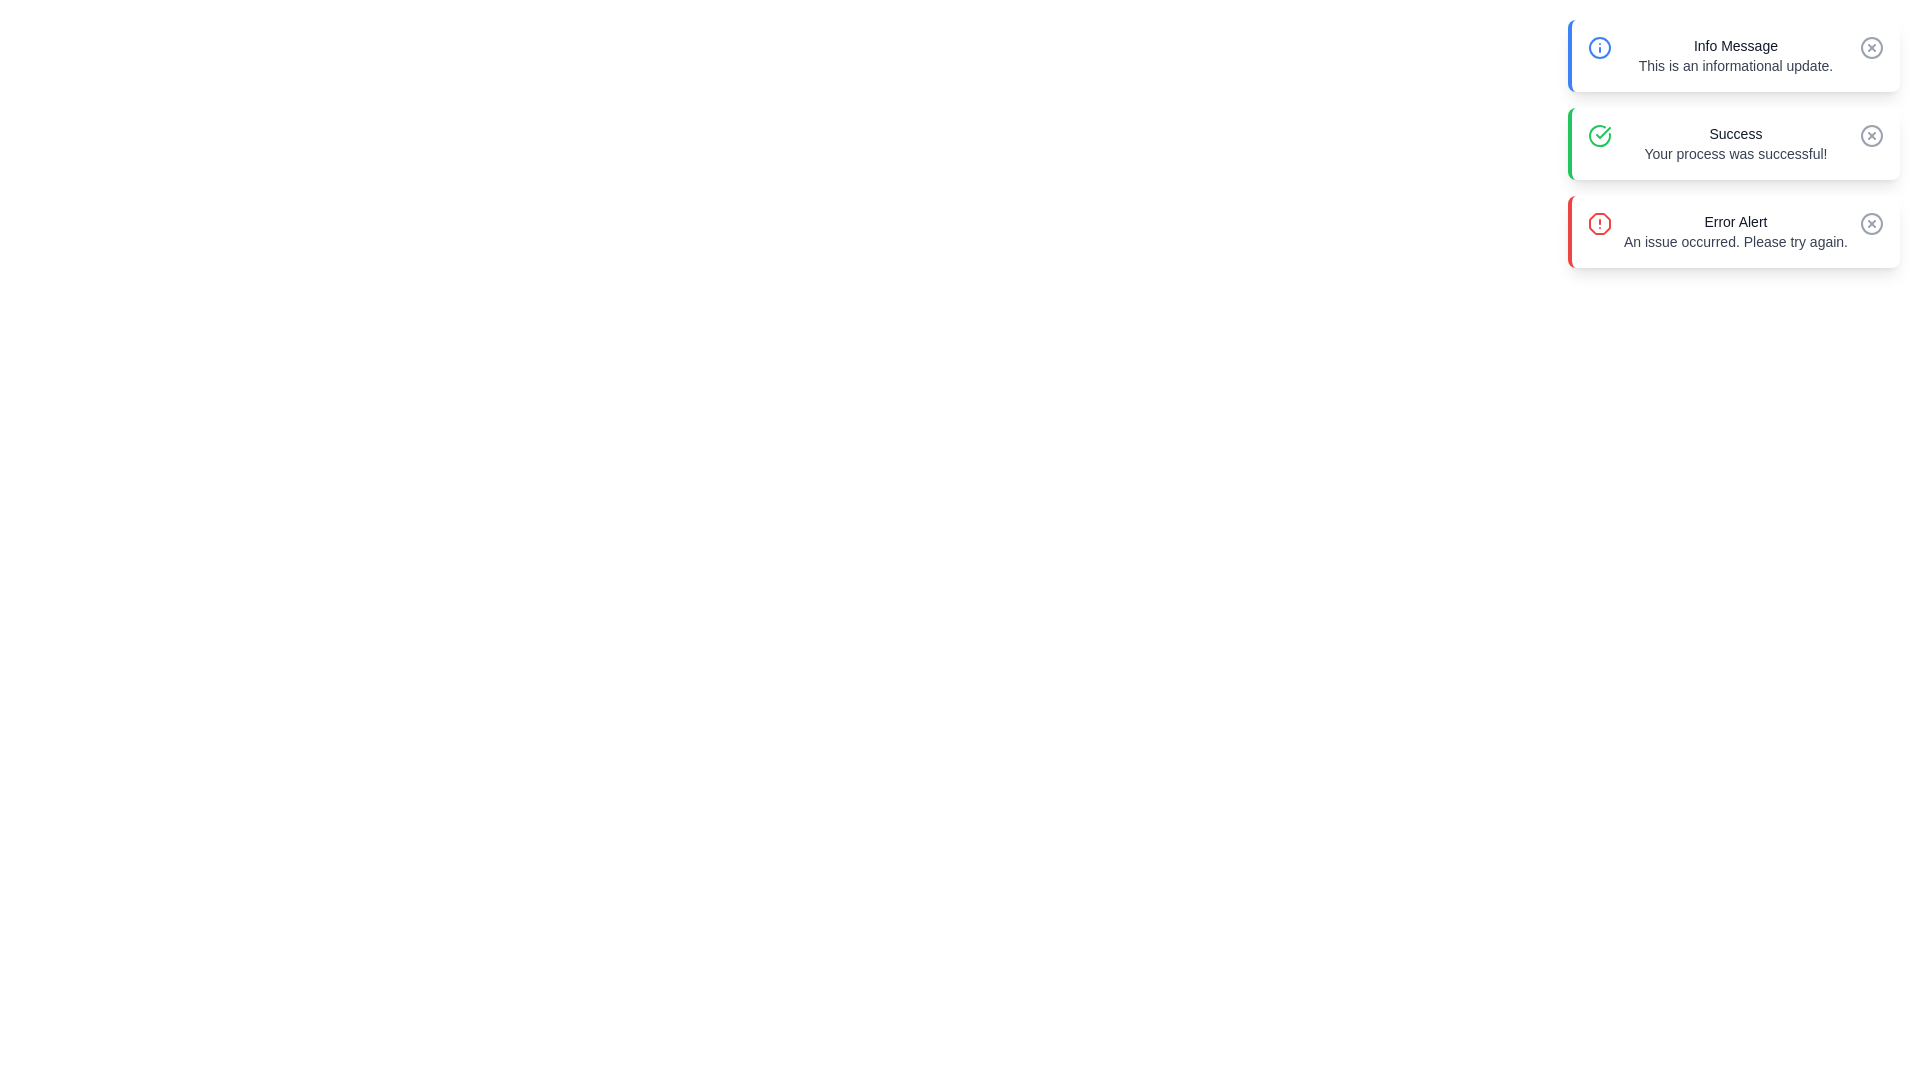  Describe the element at coordinates (1871, 46) in the screenshot. I see `the circular dismiss button with a thin gray border and a white cross mark, located in the top-right corner of the 'Info Message' notification card` at that location.